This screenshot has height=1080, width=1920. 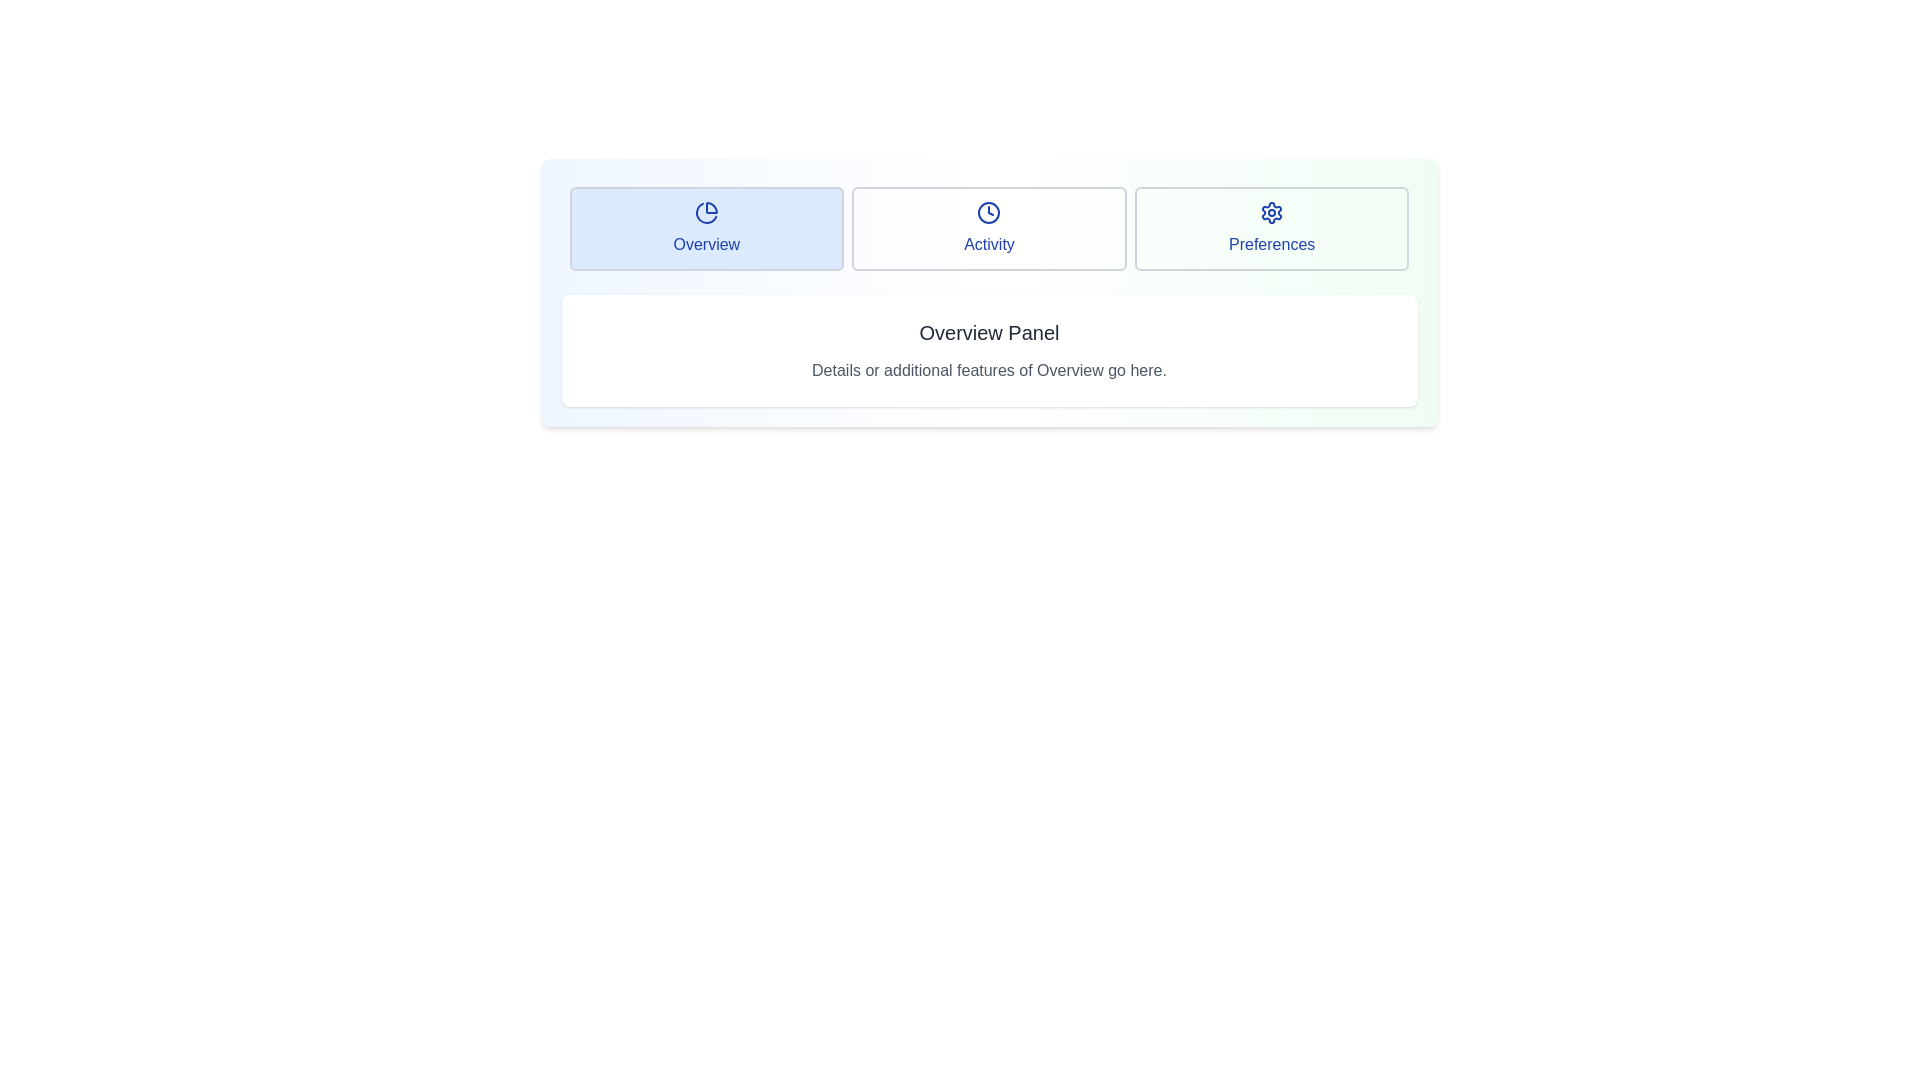 I want to click on the tab labeled Preferences to observe its hover effect, so click(x=1271, y=227).